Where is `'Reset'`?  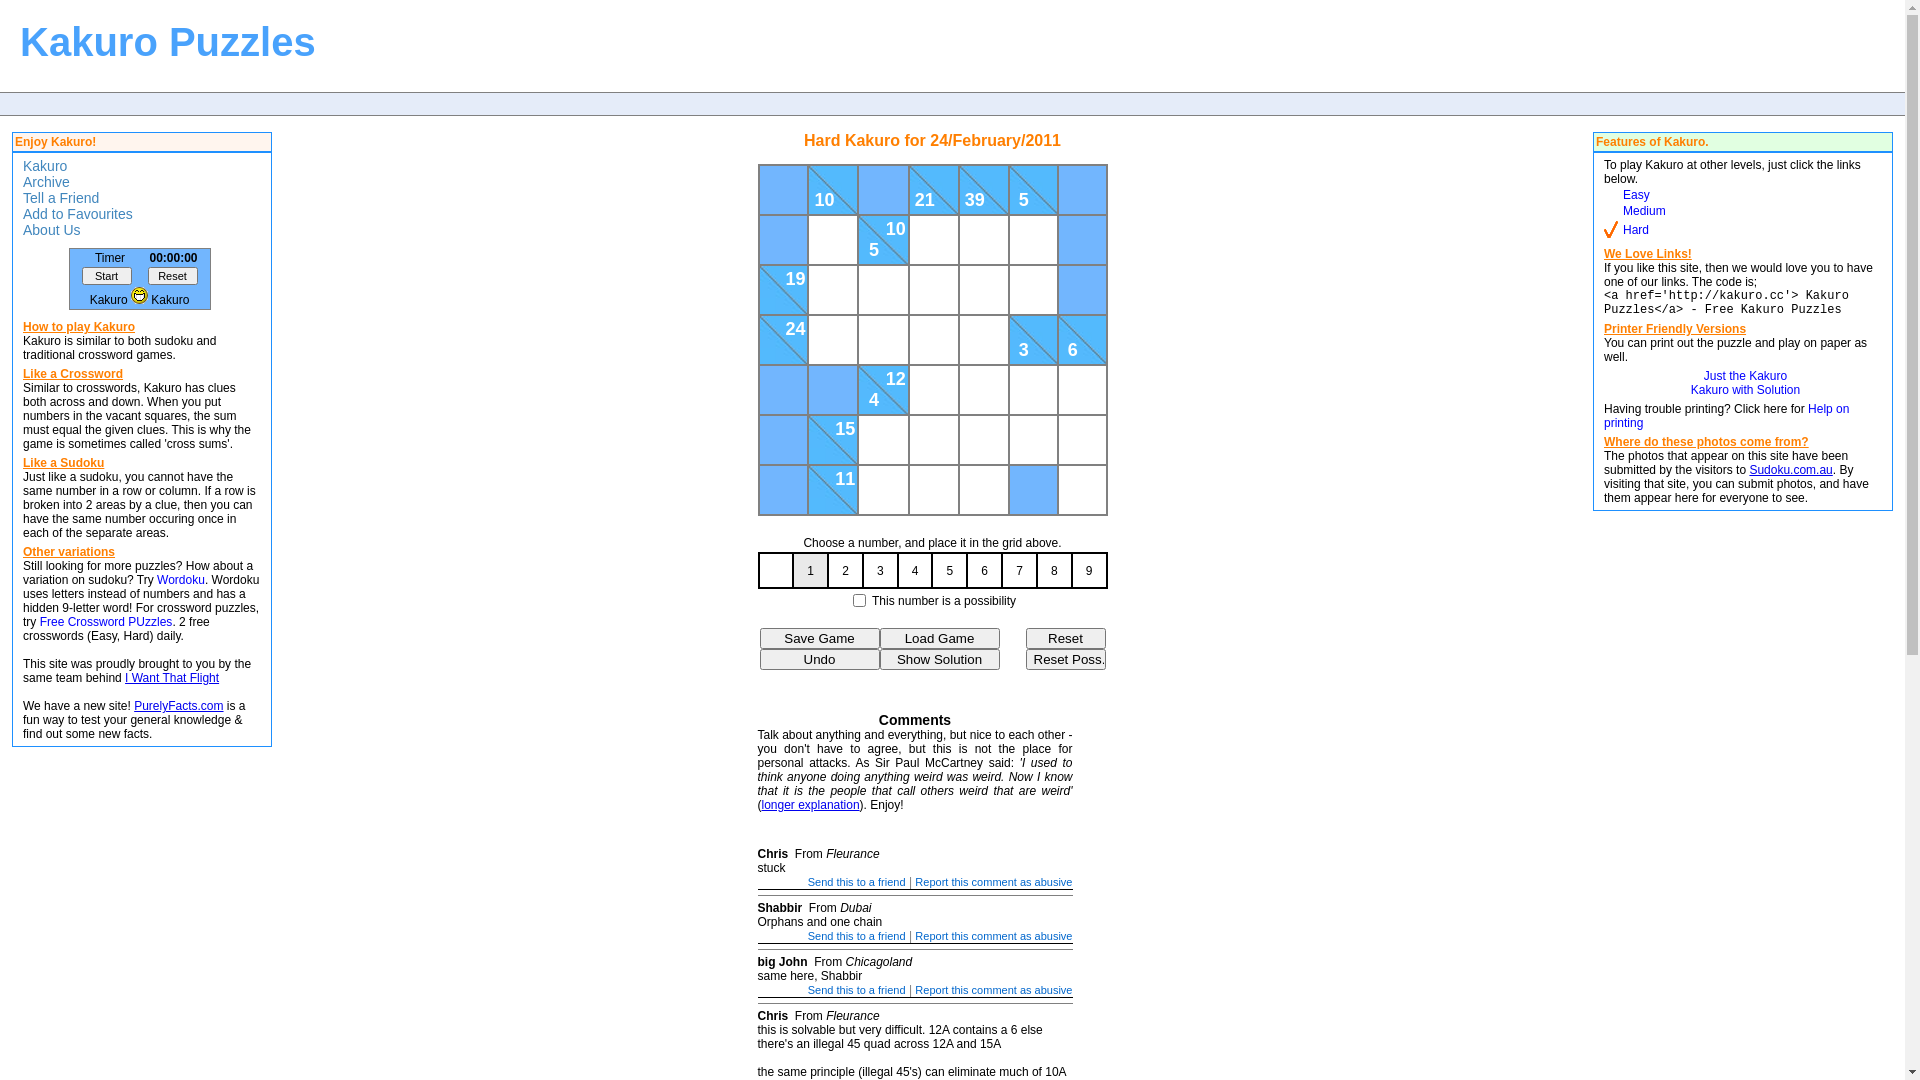 'Reset' is located at coordinates (147, 276).